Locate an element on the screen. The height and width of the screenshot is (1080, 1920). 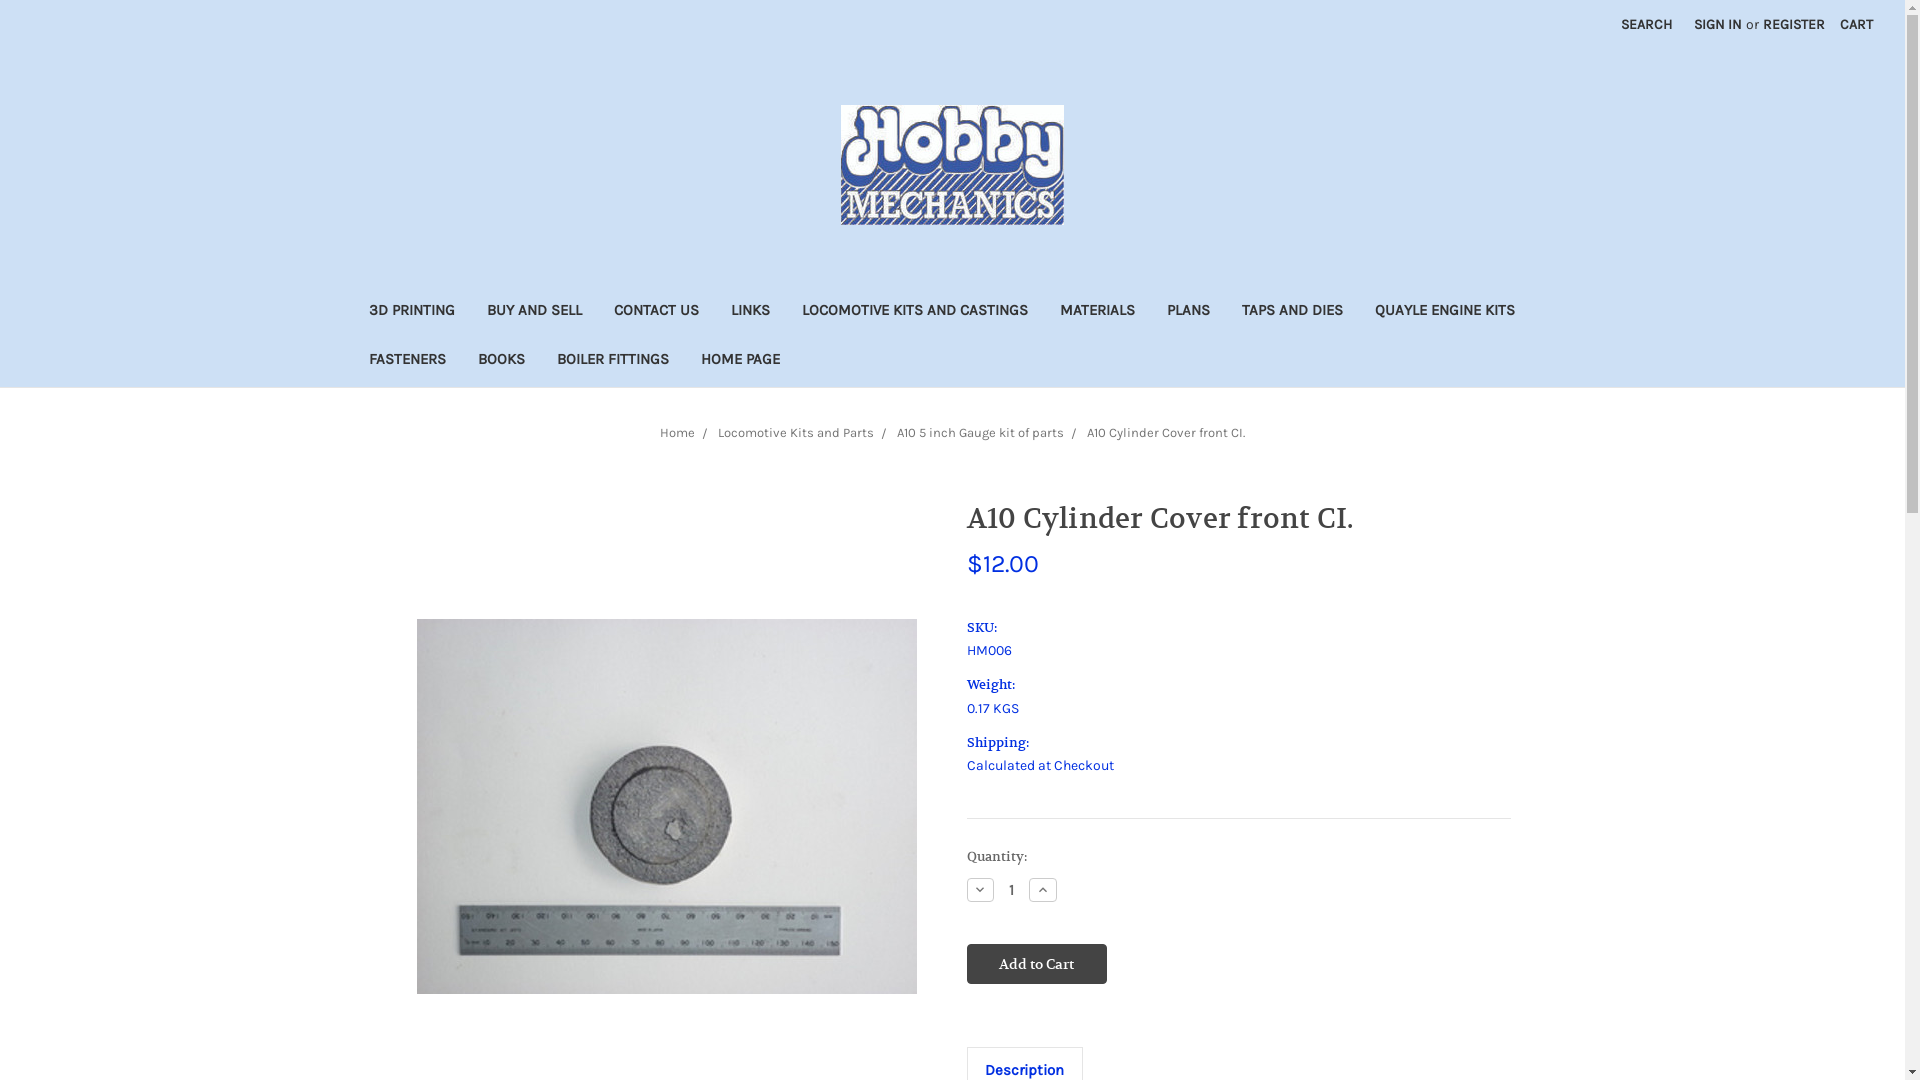
'CART' is located at coordinates (1855, 24).